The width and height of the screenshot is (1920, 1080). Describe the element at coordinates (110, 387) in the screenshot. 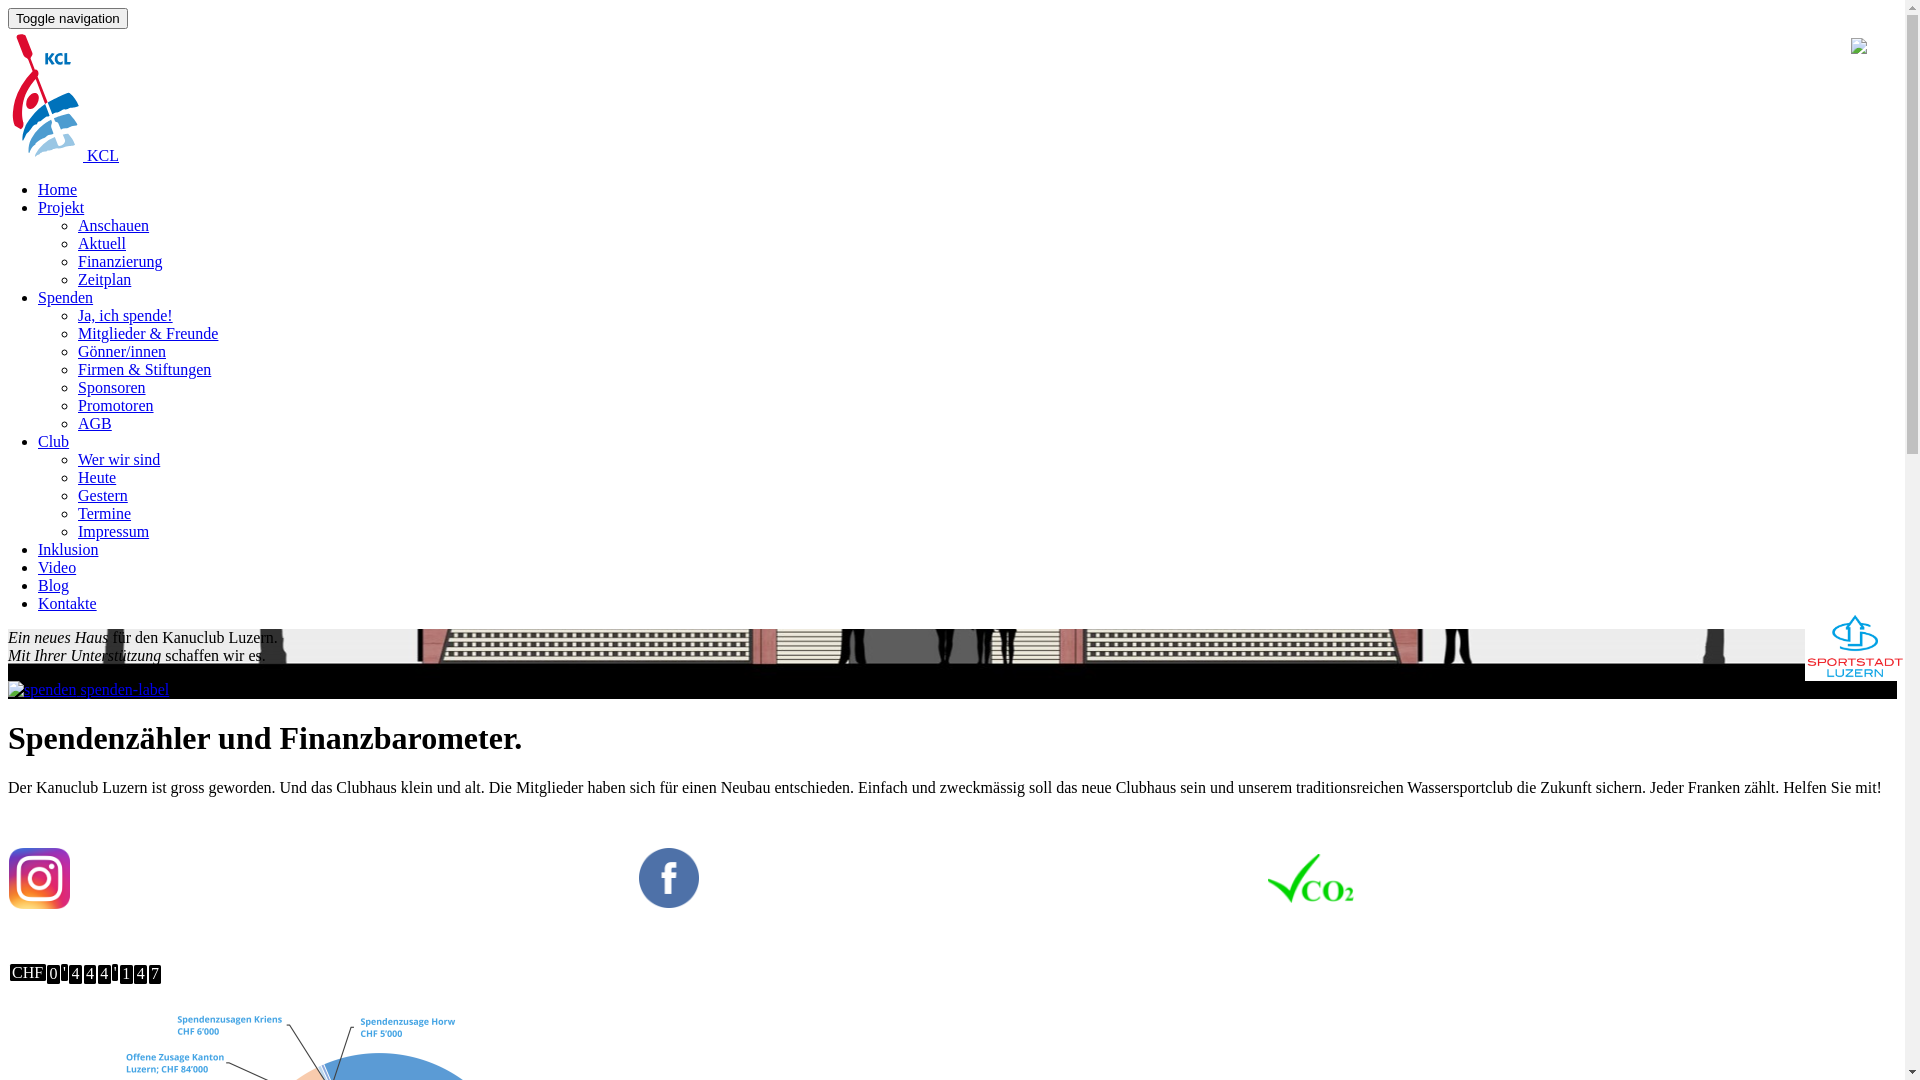

I see `'Sponsoren'` at that location.